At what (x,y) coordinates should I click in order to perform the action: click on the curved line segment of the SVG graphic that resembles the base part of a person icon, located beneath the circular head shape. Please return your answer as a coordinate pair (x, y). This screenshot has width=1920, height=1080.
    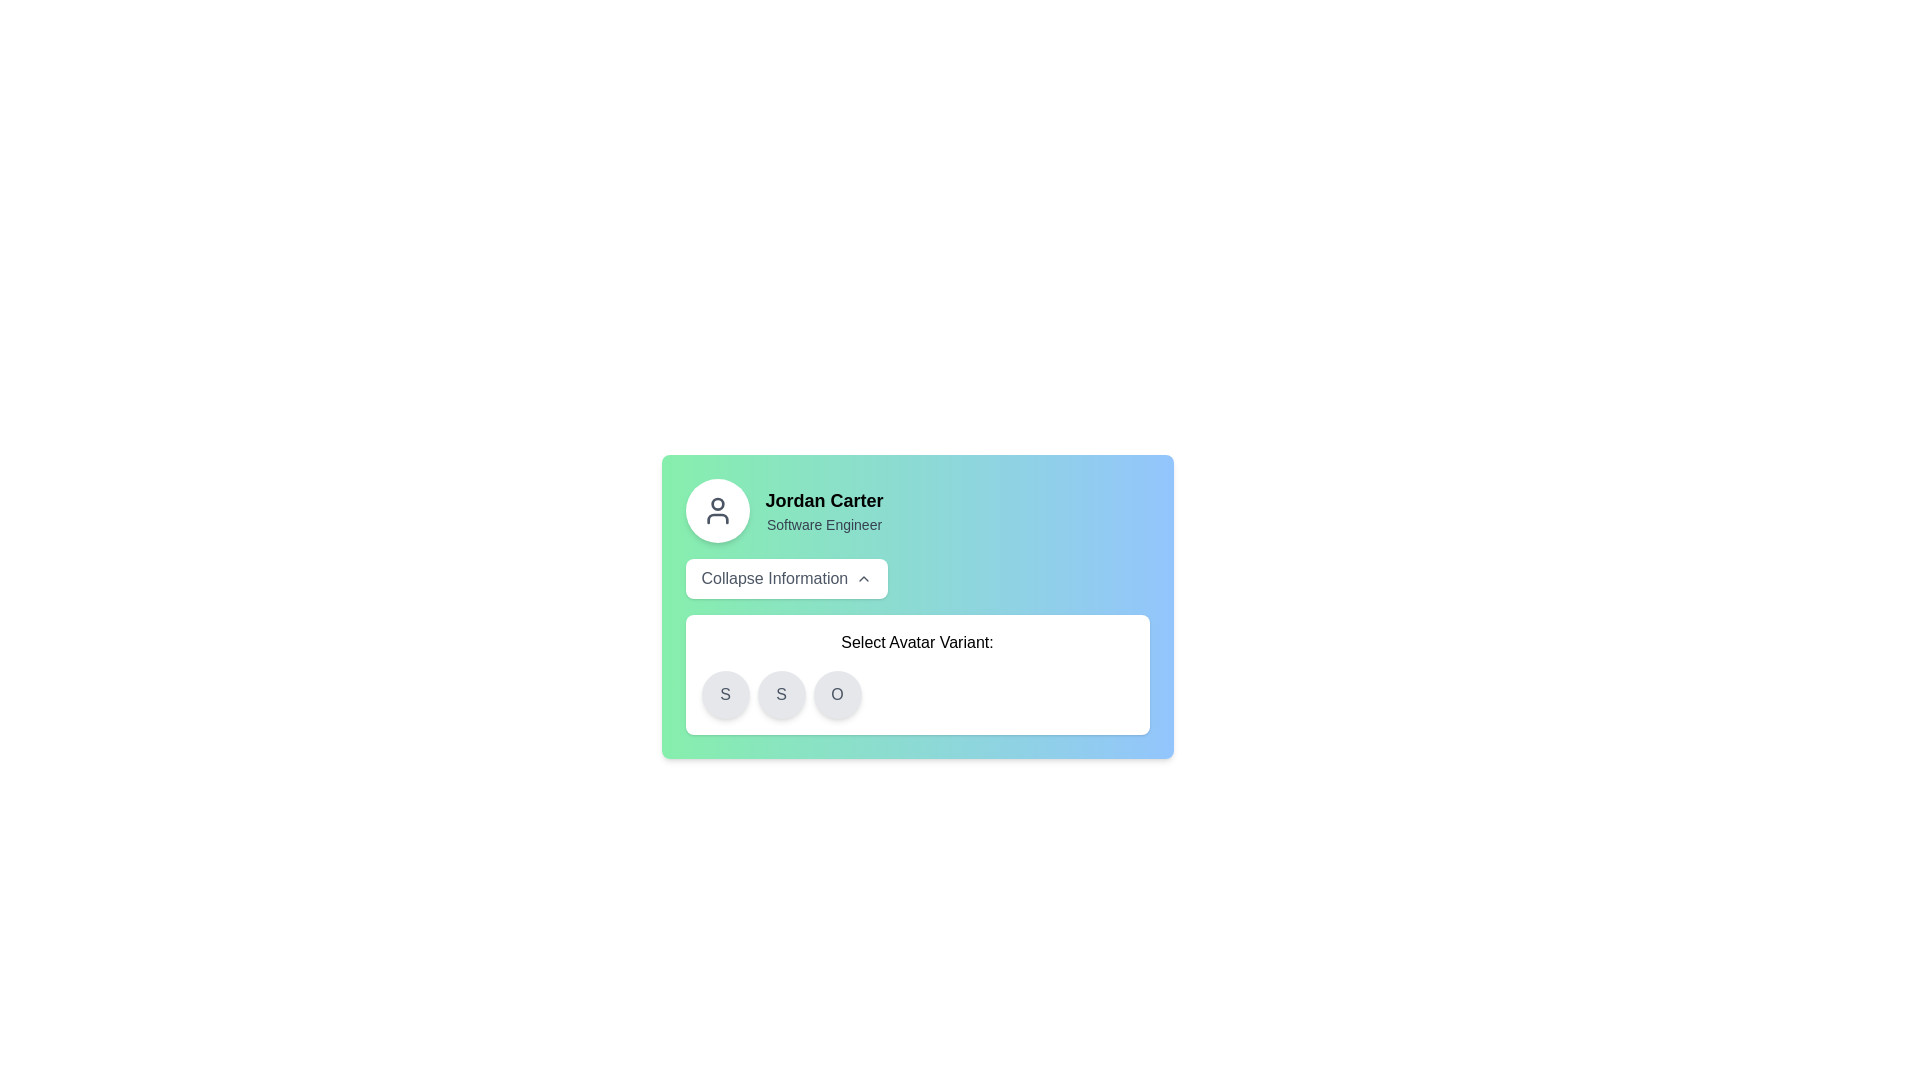
    Looking at the image, I should click on (717, 518).